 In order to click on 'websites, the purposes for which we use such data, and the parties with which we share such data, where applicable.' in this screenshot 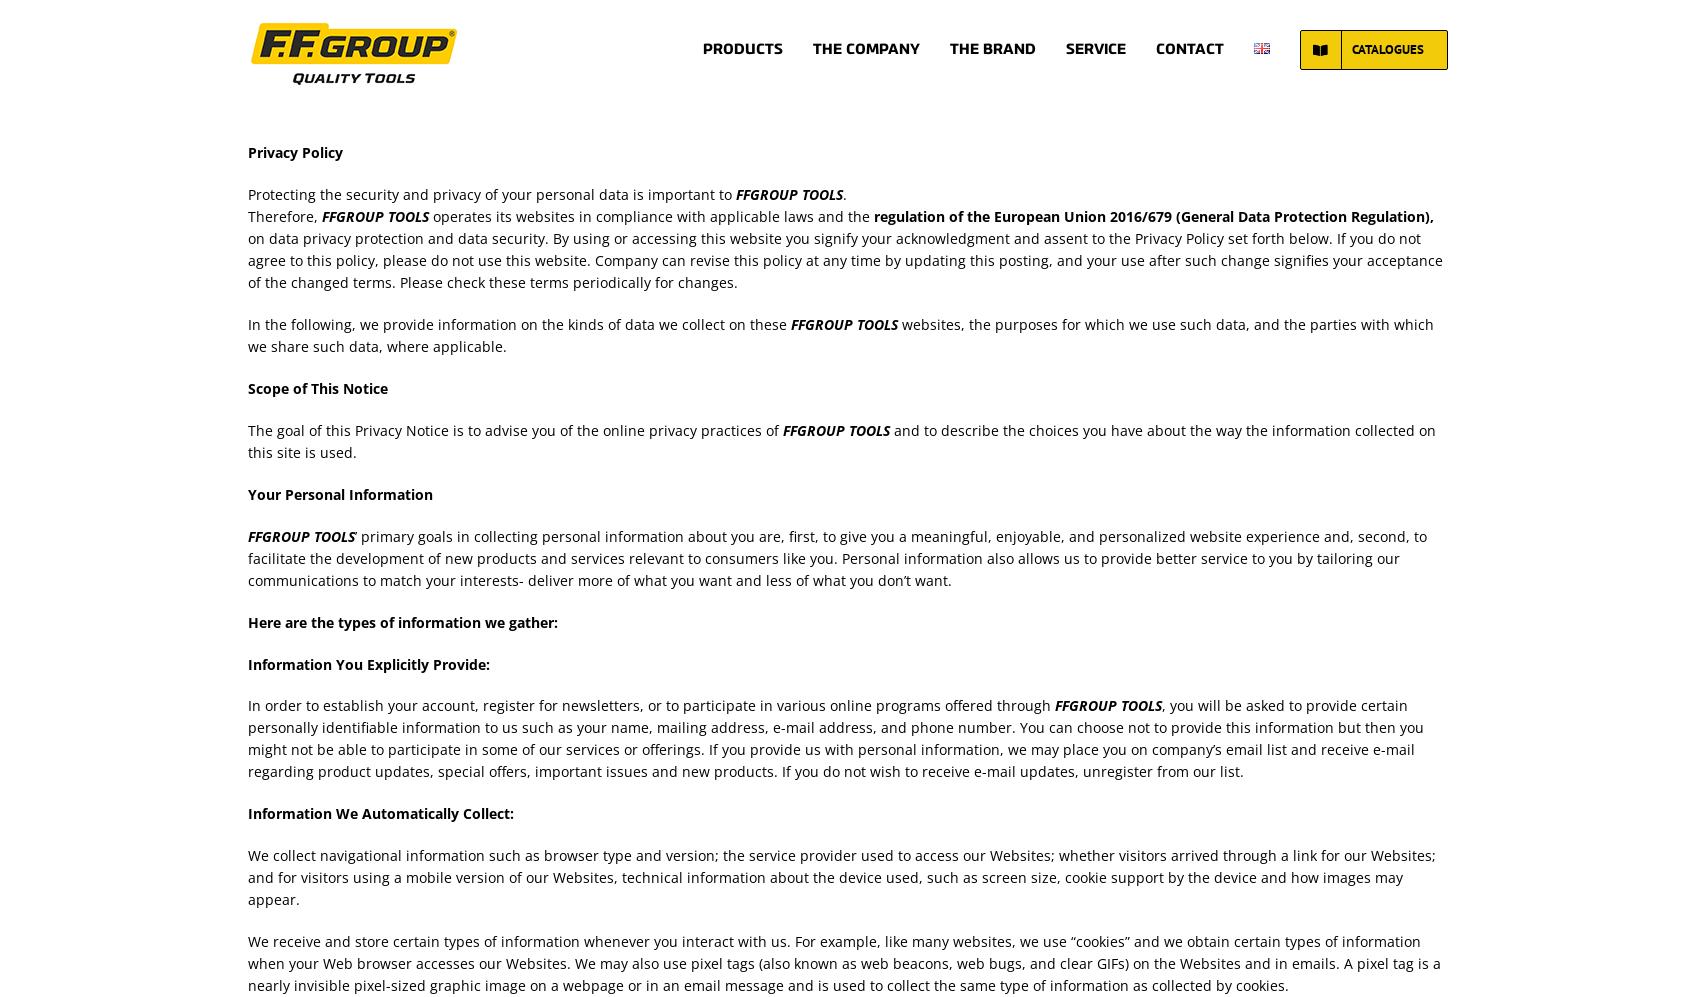, I will do `click(840, 333)`.